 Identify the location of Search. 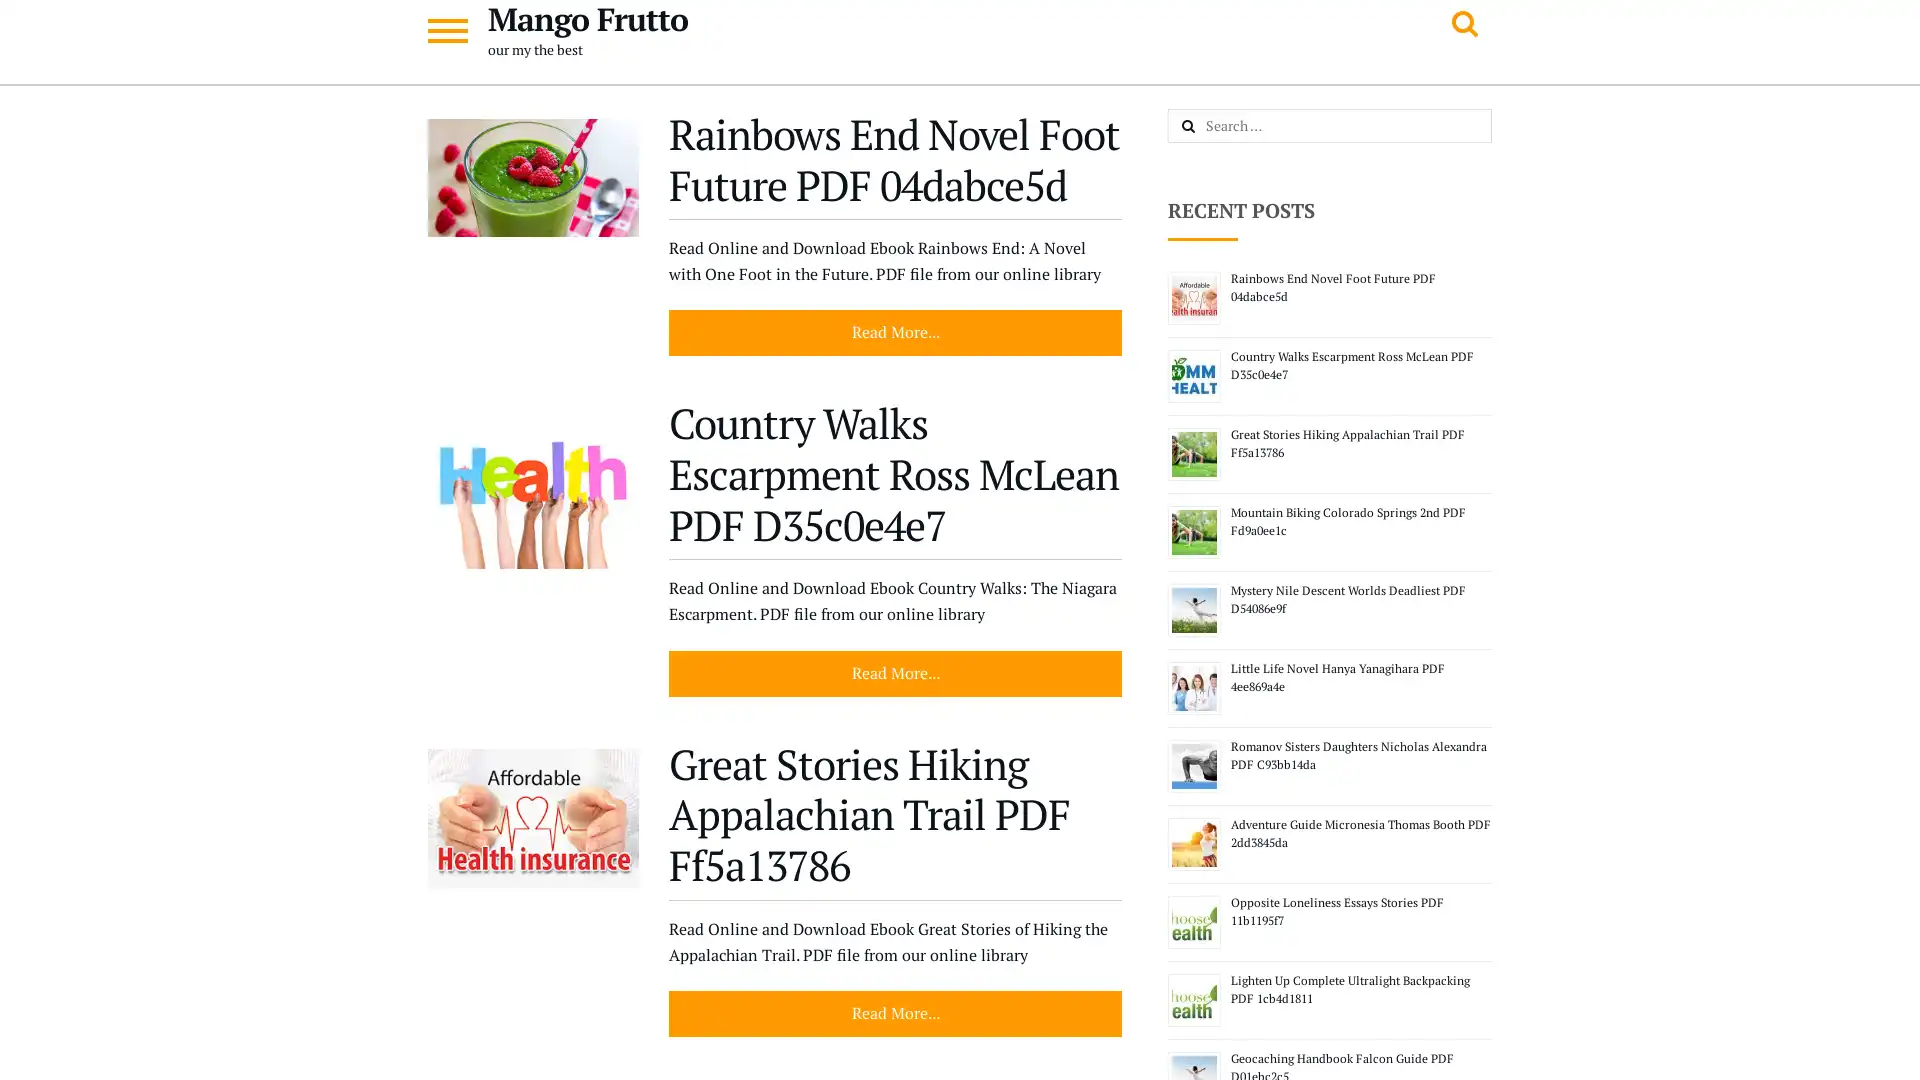
(1209, 127).